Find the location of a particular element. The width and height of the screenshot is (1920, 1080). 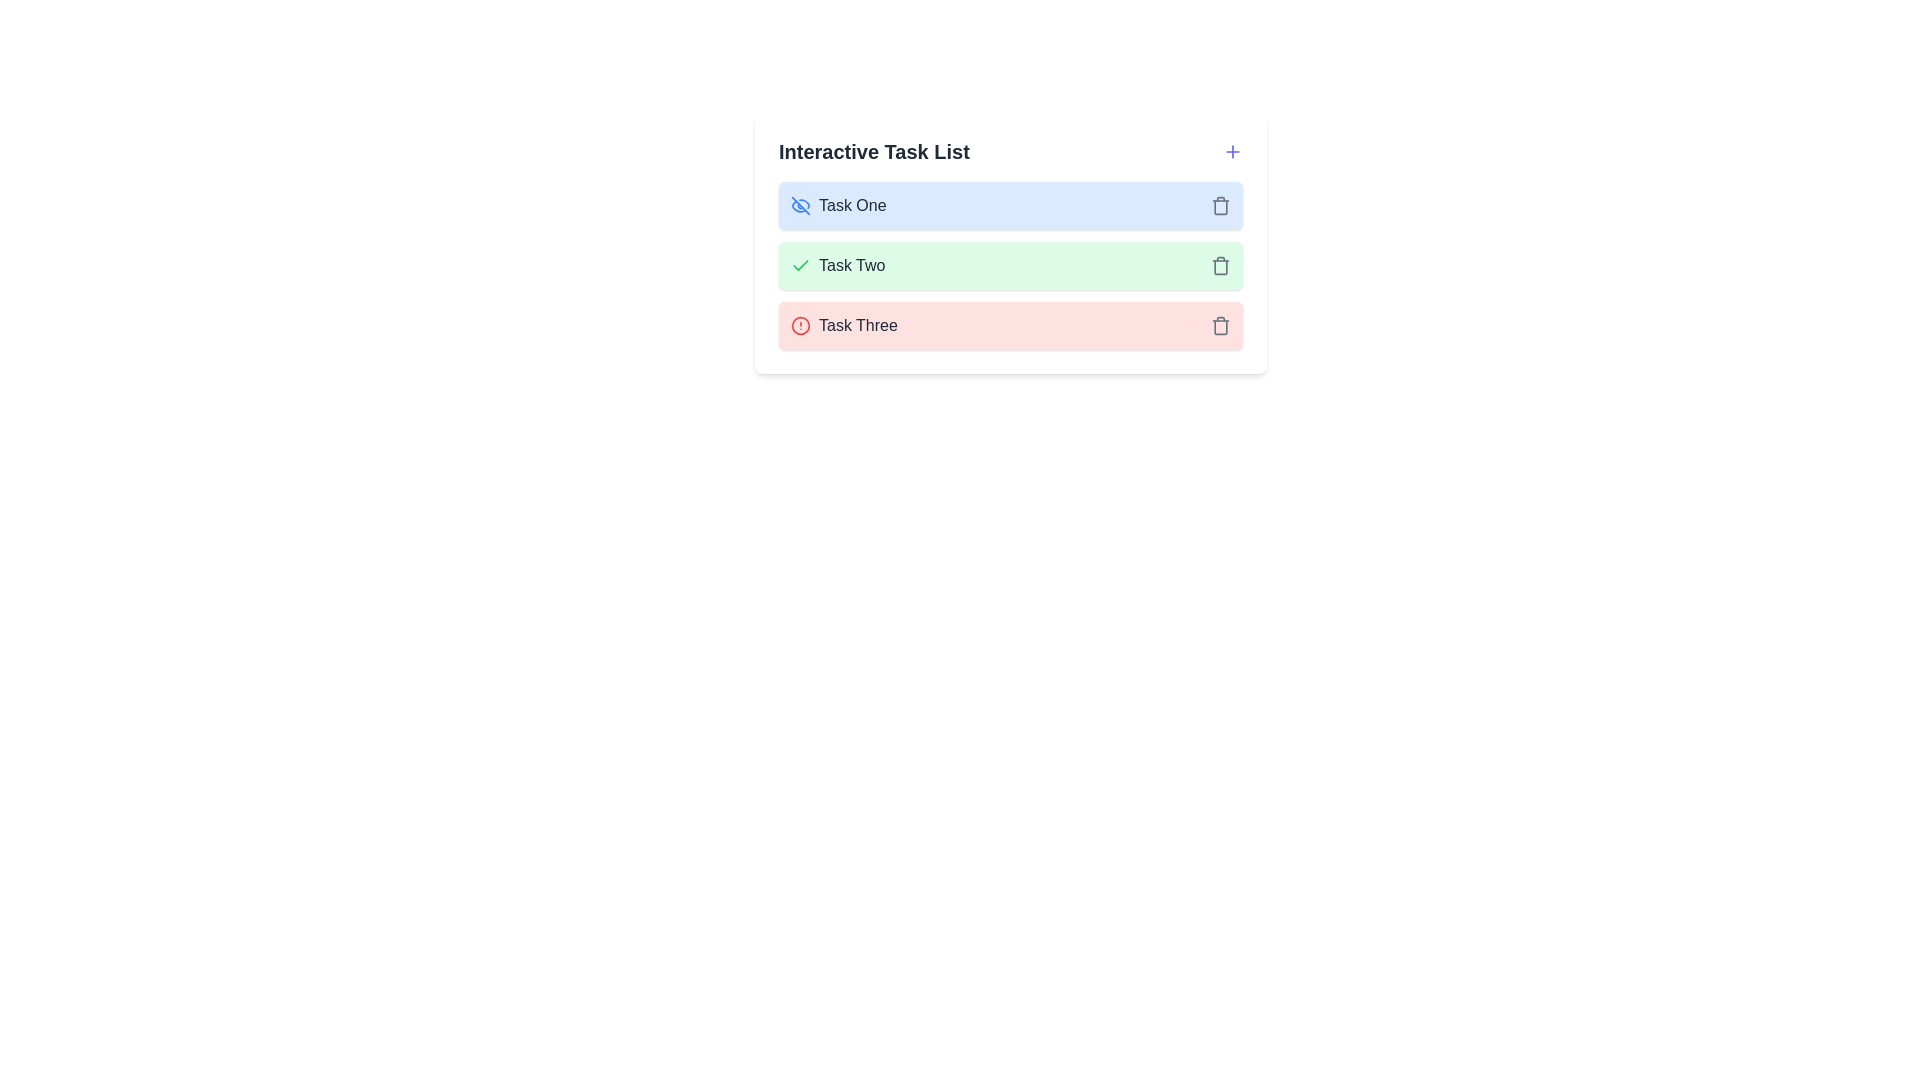

the task entry labeled 'Task One' which is located in the first row of the task list, highlighted with a blue background, to focus on the task is located at coordinates (838, 205).